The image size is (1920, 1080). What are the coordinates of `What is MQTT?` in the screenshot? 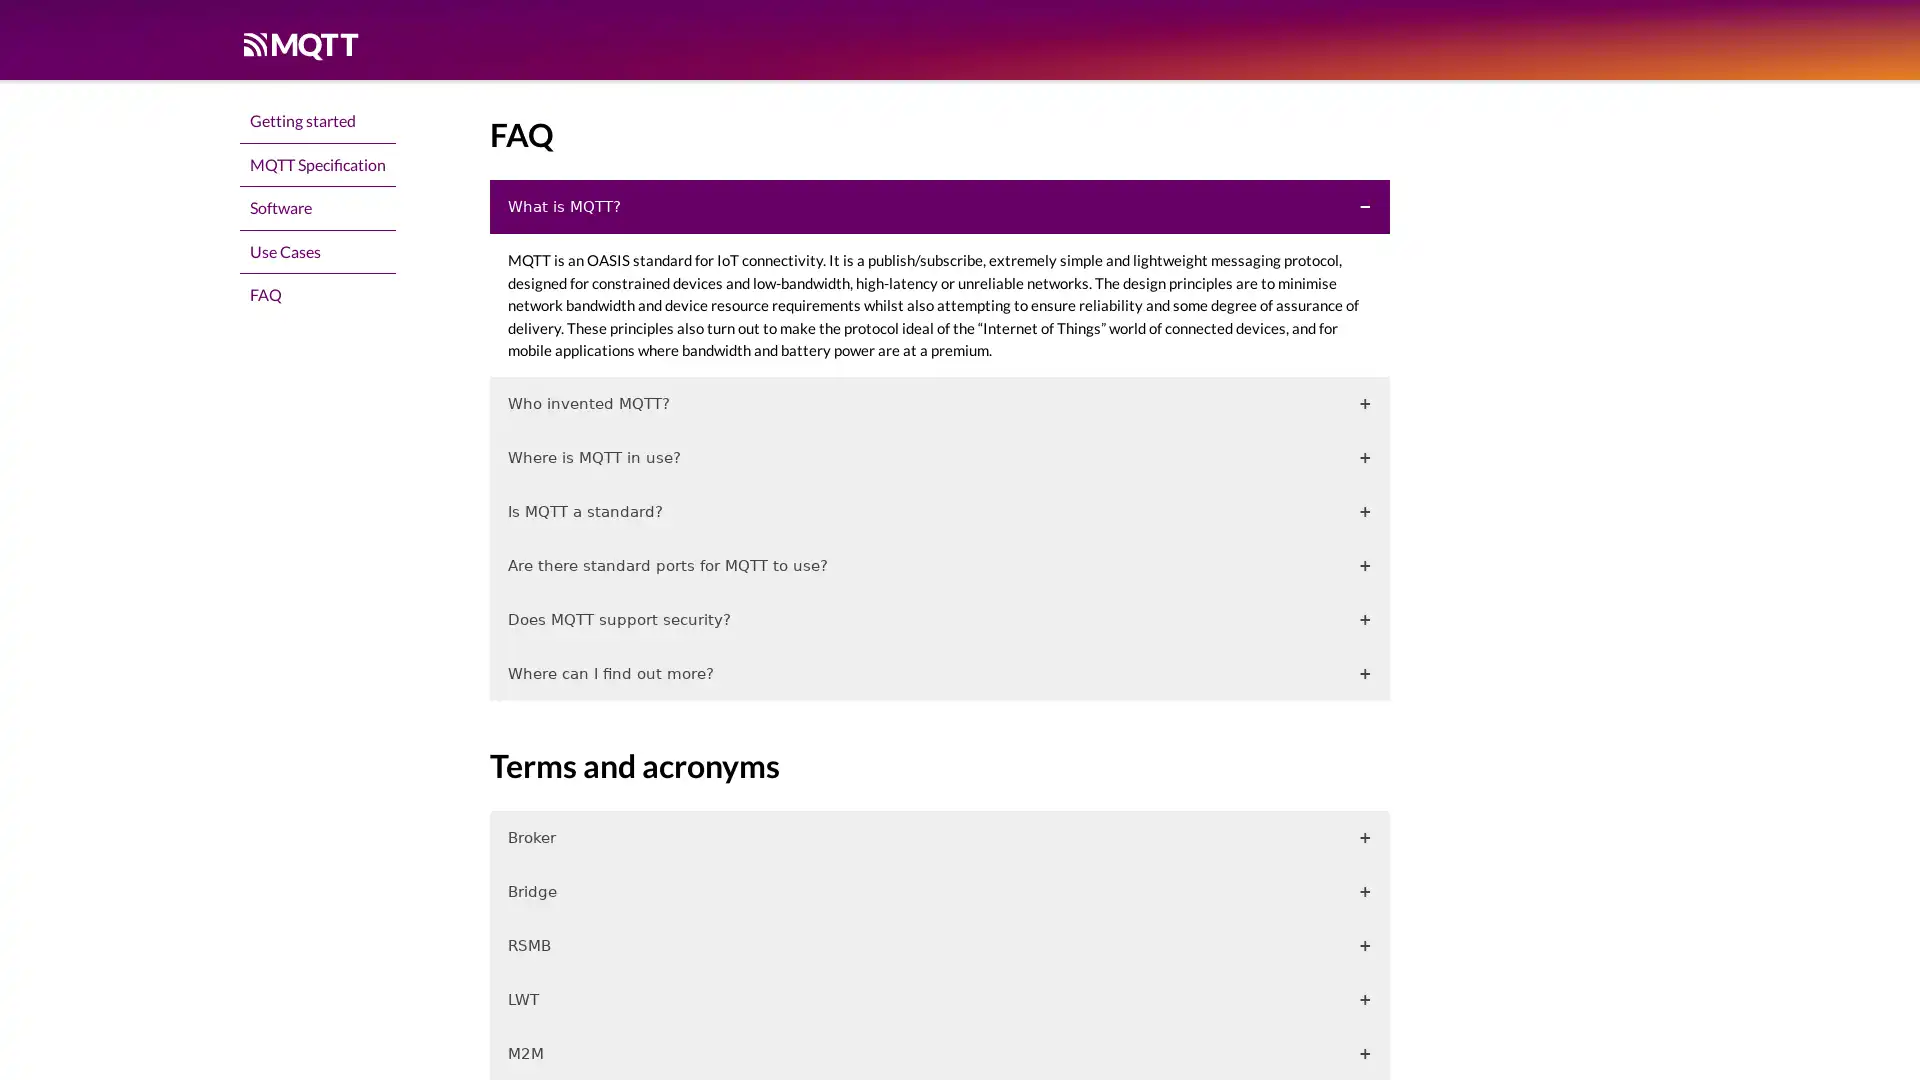 It's located at (939, 207).